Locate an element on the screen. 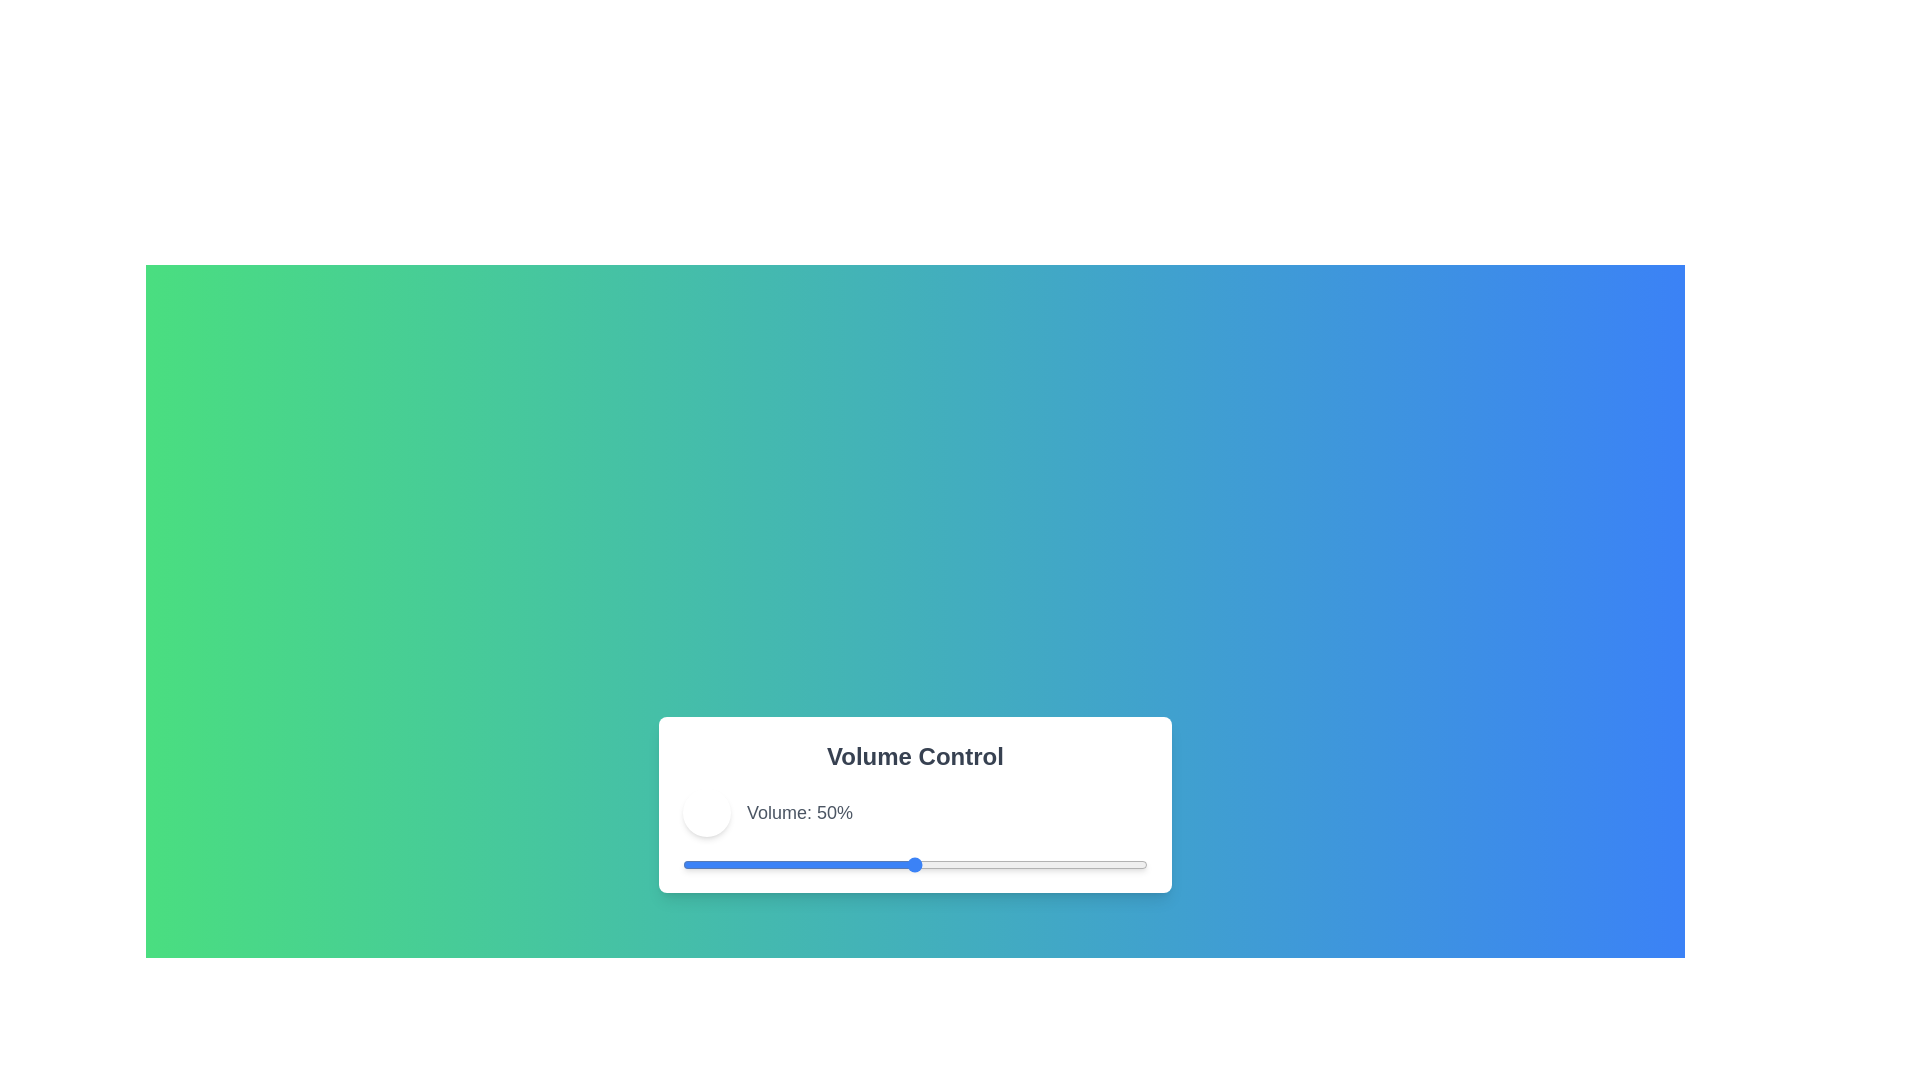 This screenshot has height=1080, width=1920. the slider is located at coordinates (975, 863).